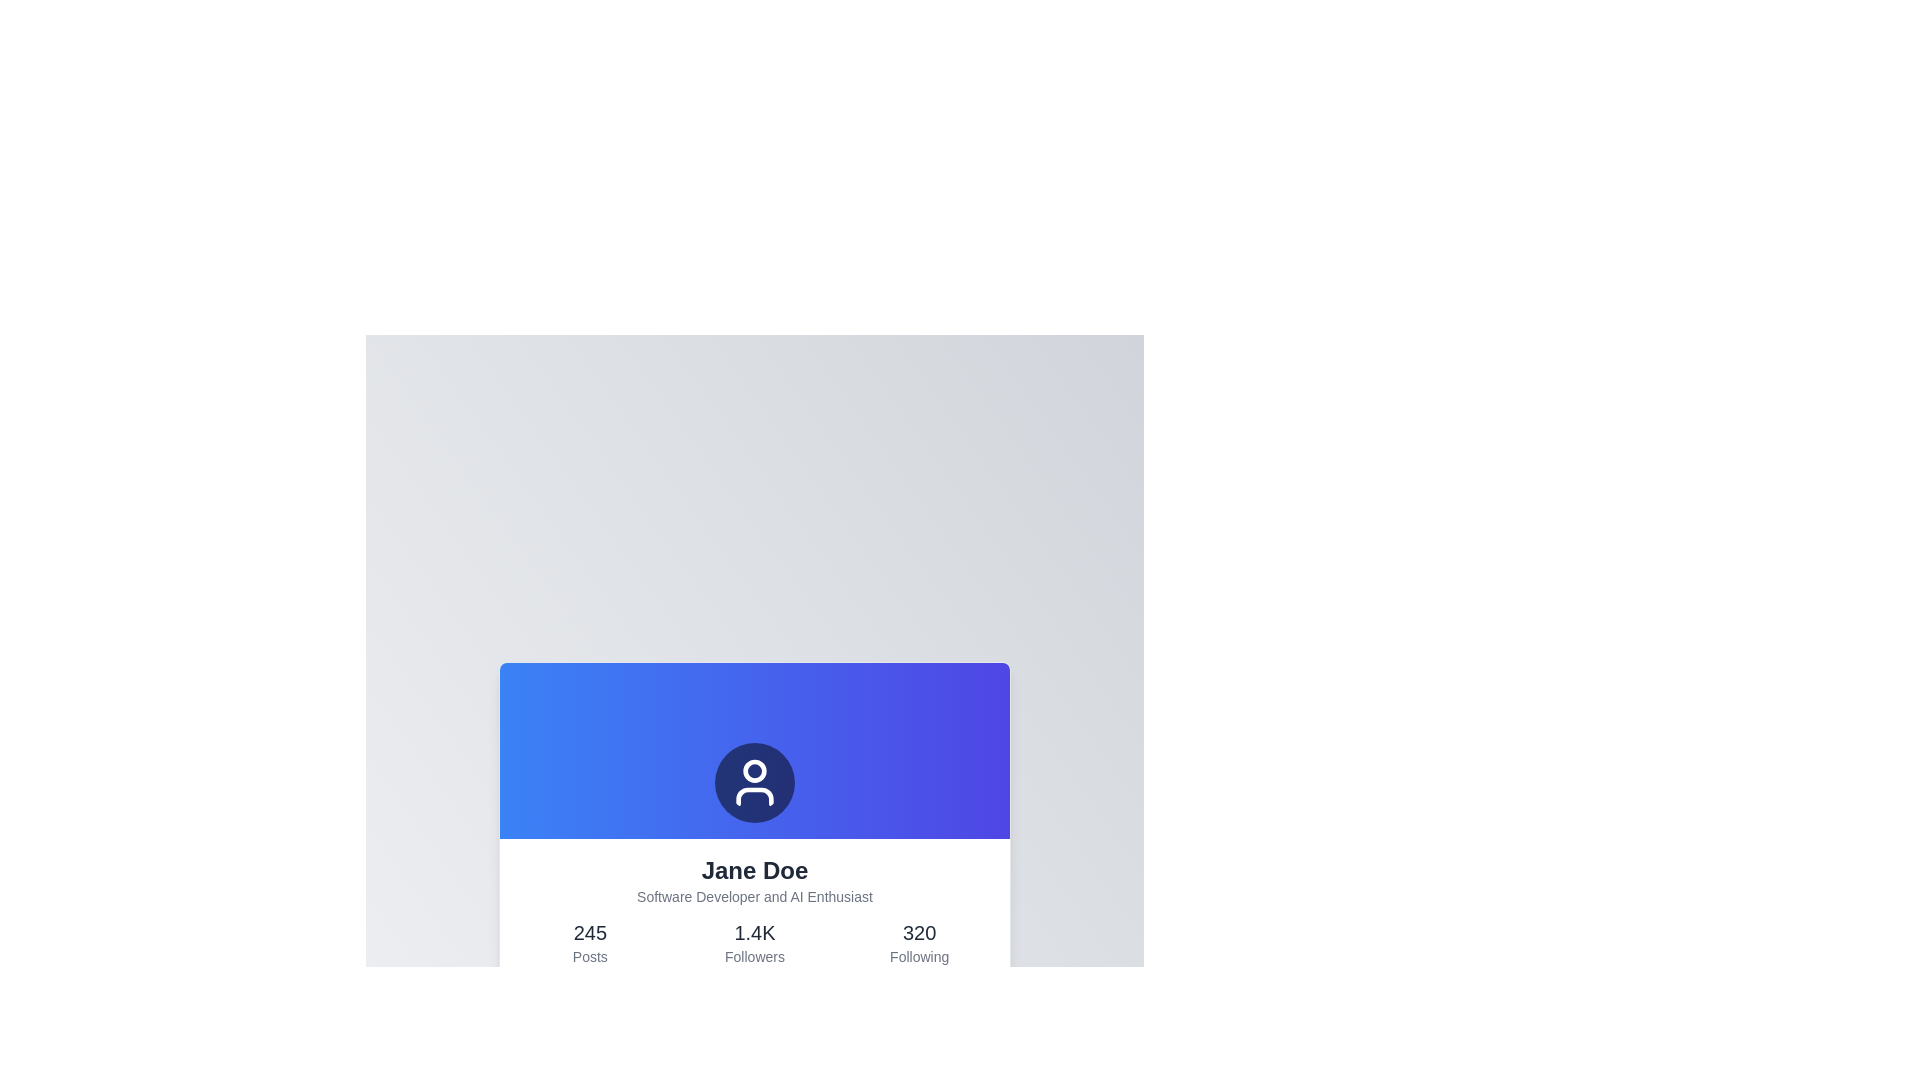  Describe the element at coordinates (918, 933) in the screenshot. I see `the numeric text label displaying the count '320', which represents the number of accounts the user is following` at that location.